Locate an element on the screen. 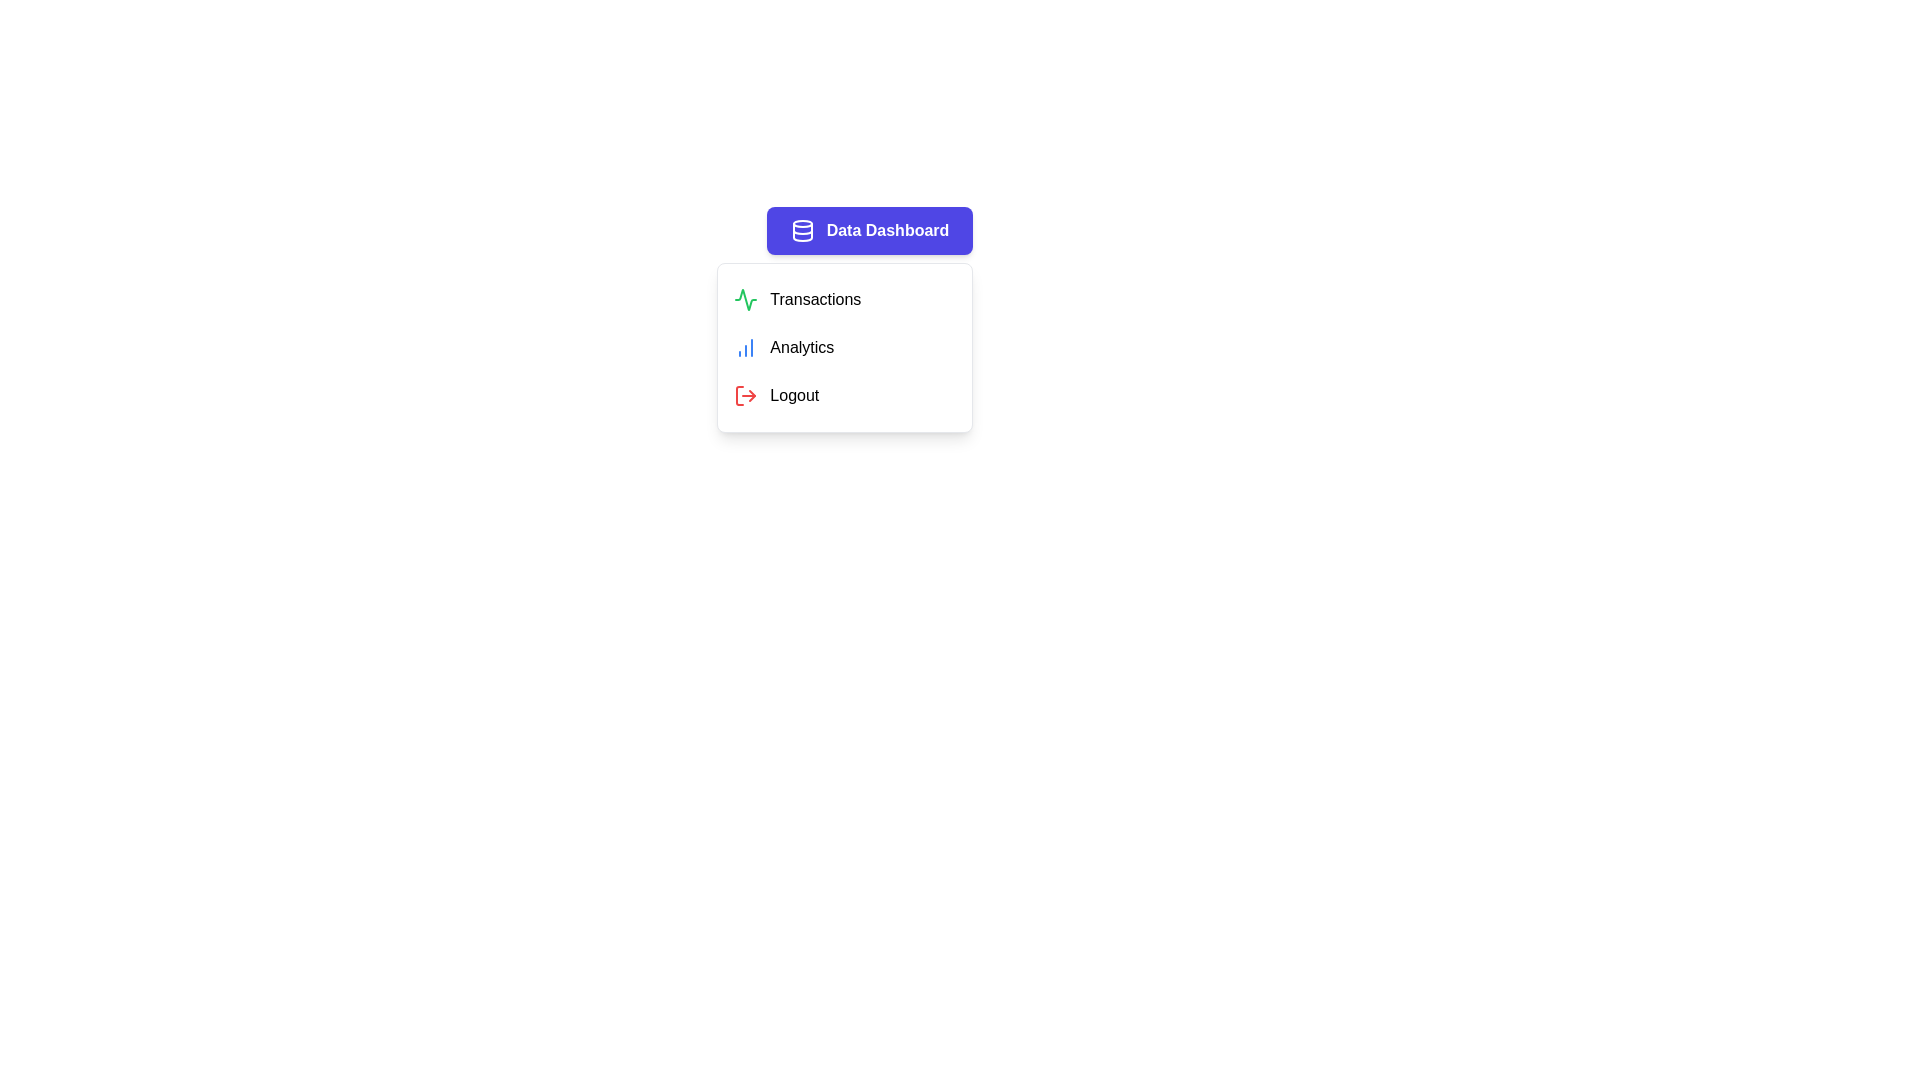 This screenshot has height=1080, width=1920. the 'Data Dashboard' button to toggle the menu visibility is located at coordinates (868, 230).